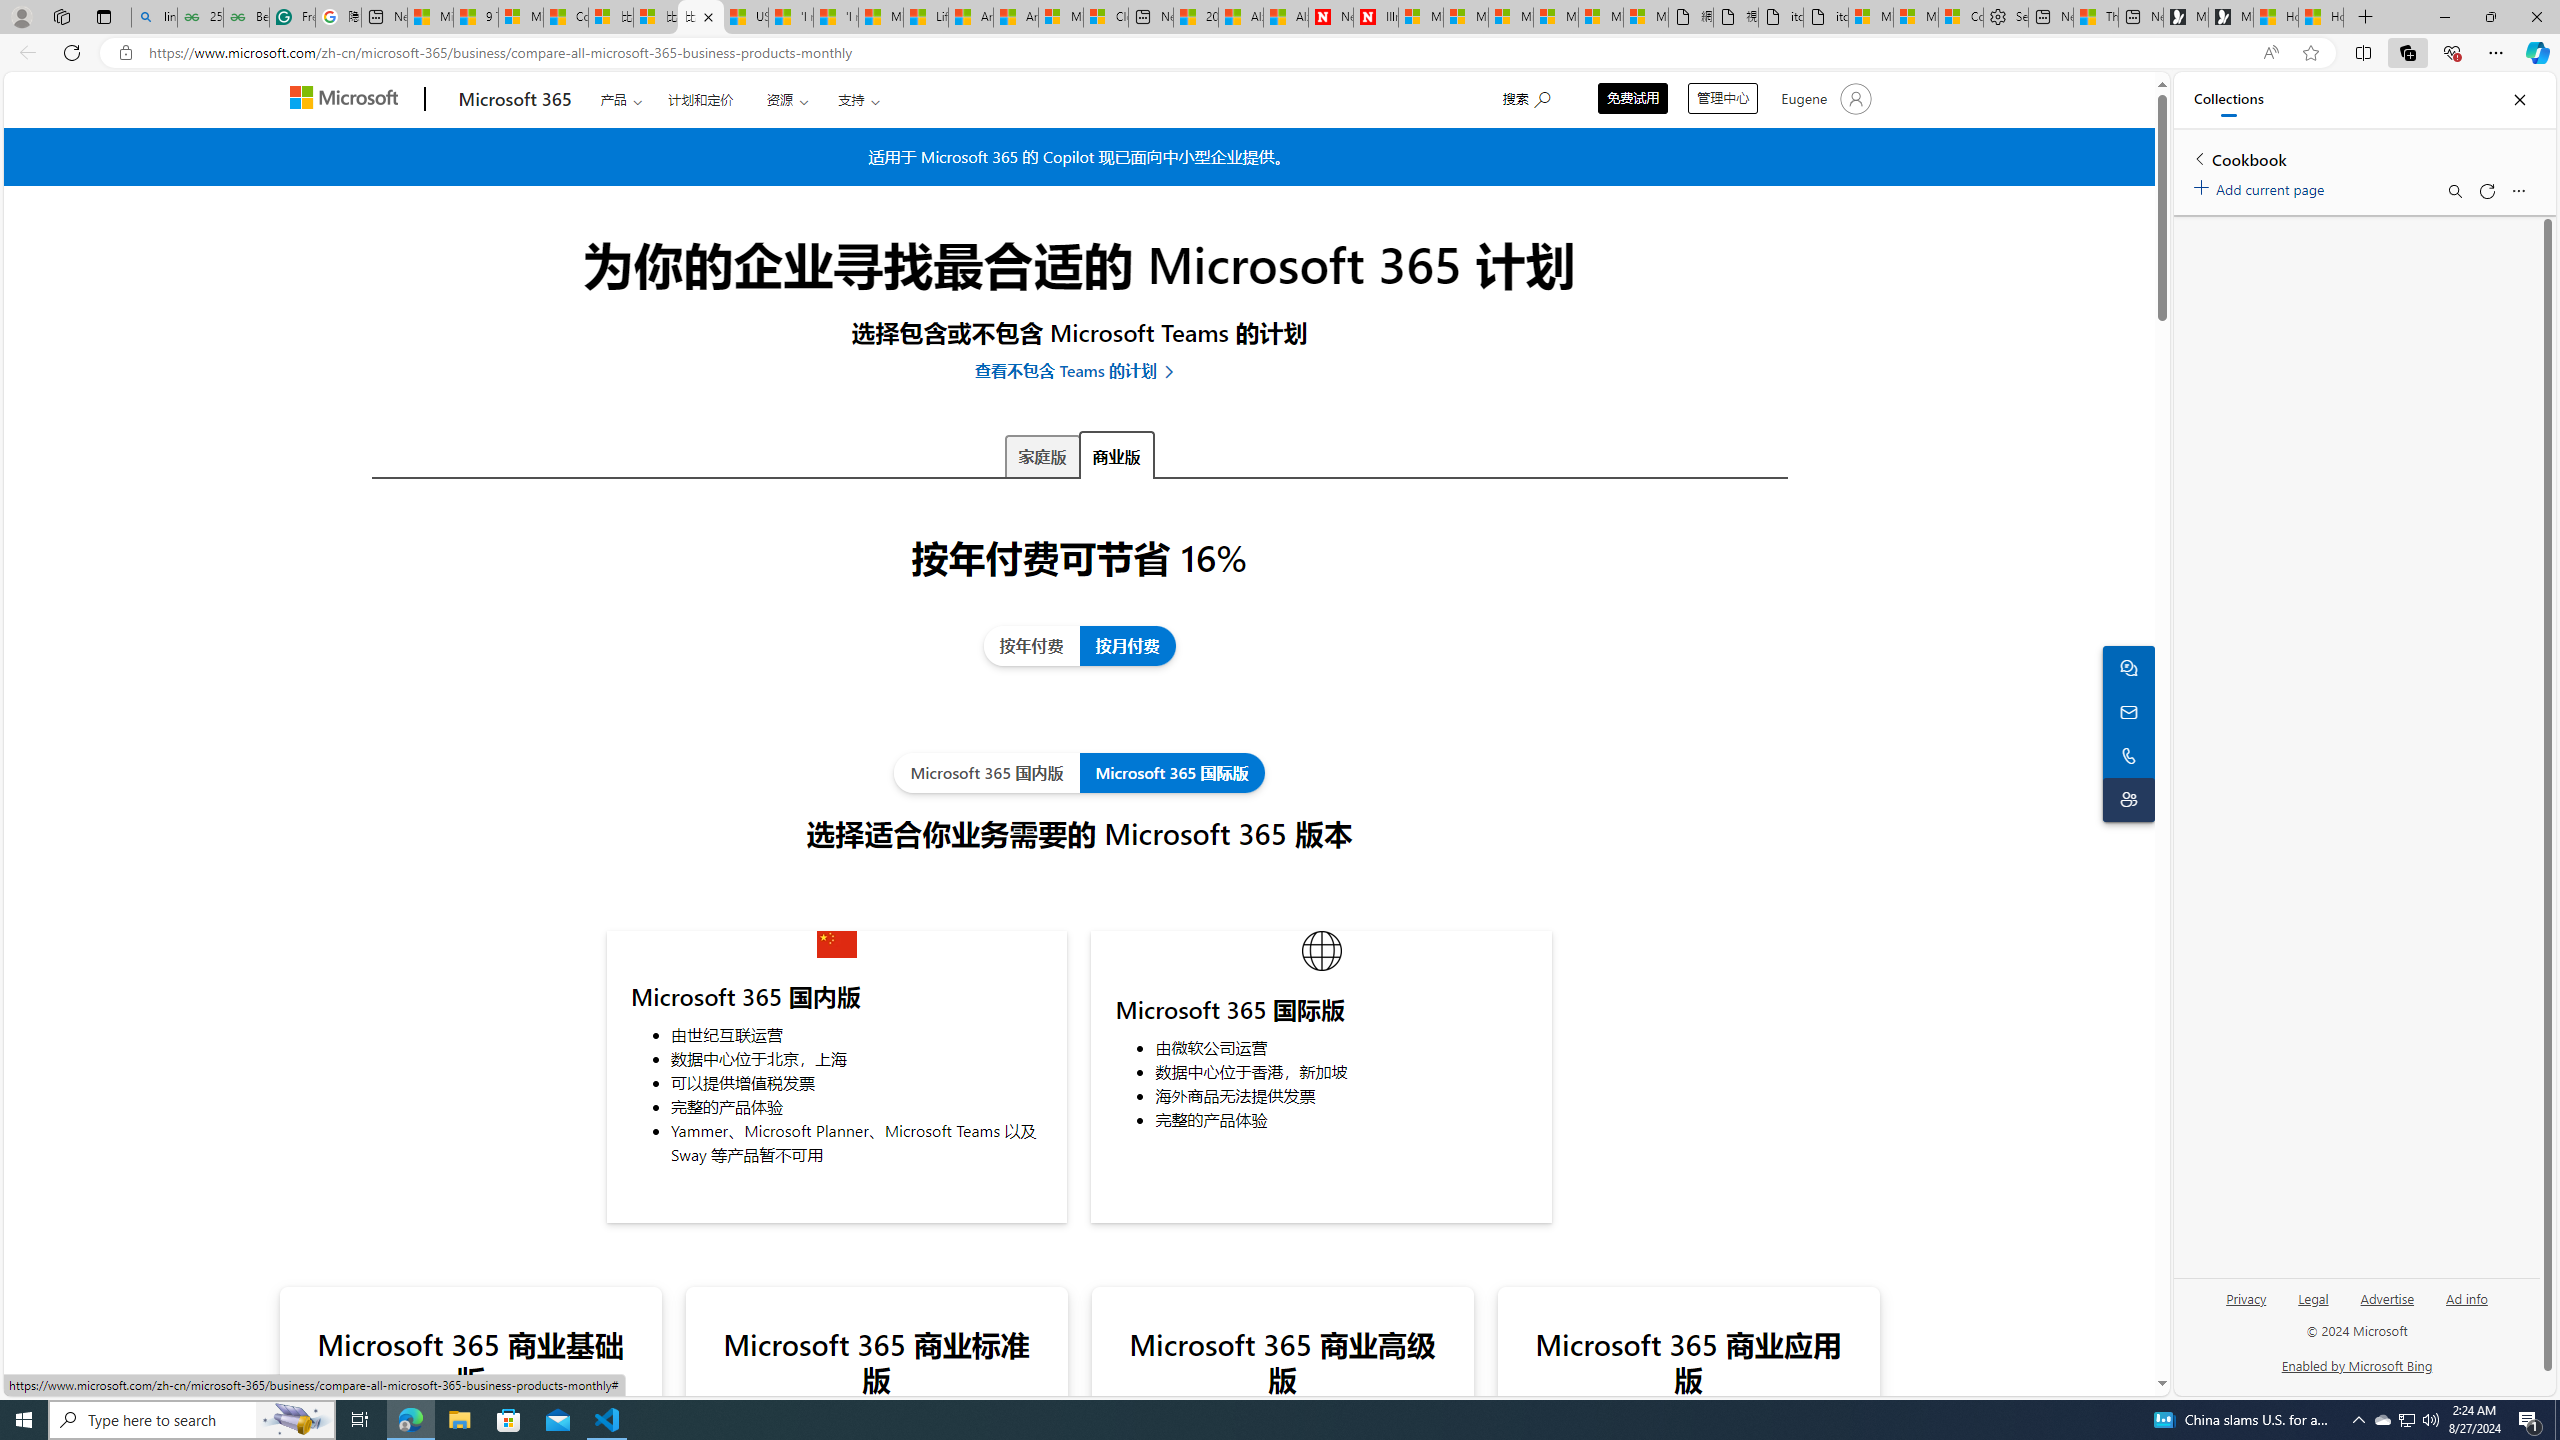 This screenshot has width=2560, height=1440. I want to click on 'Back to list of collections', so click(2198, 158).